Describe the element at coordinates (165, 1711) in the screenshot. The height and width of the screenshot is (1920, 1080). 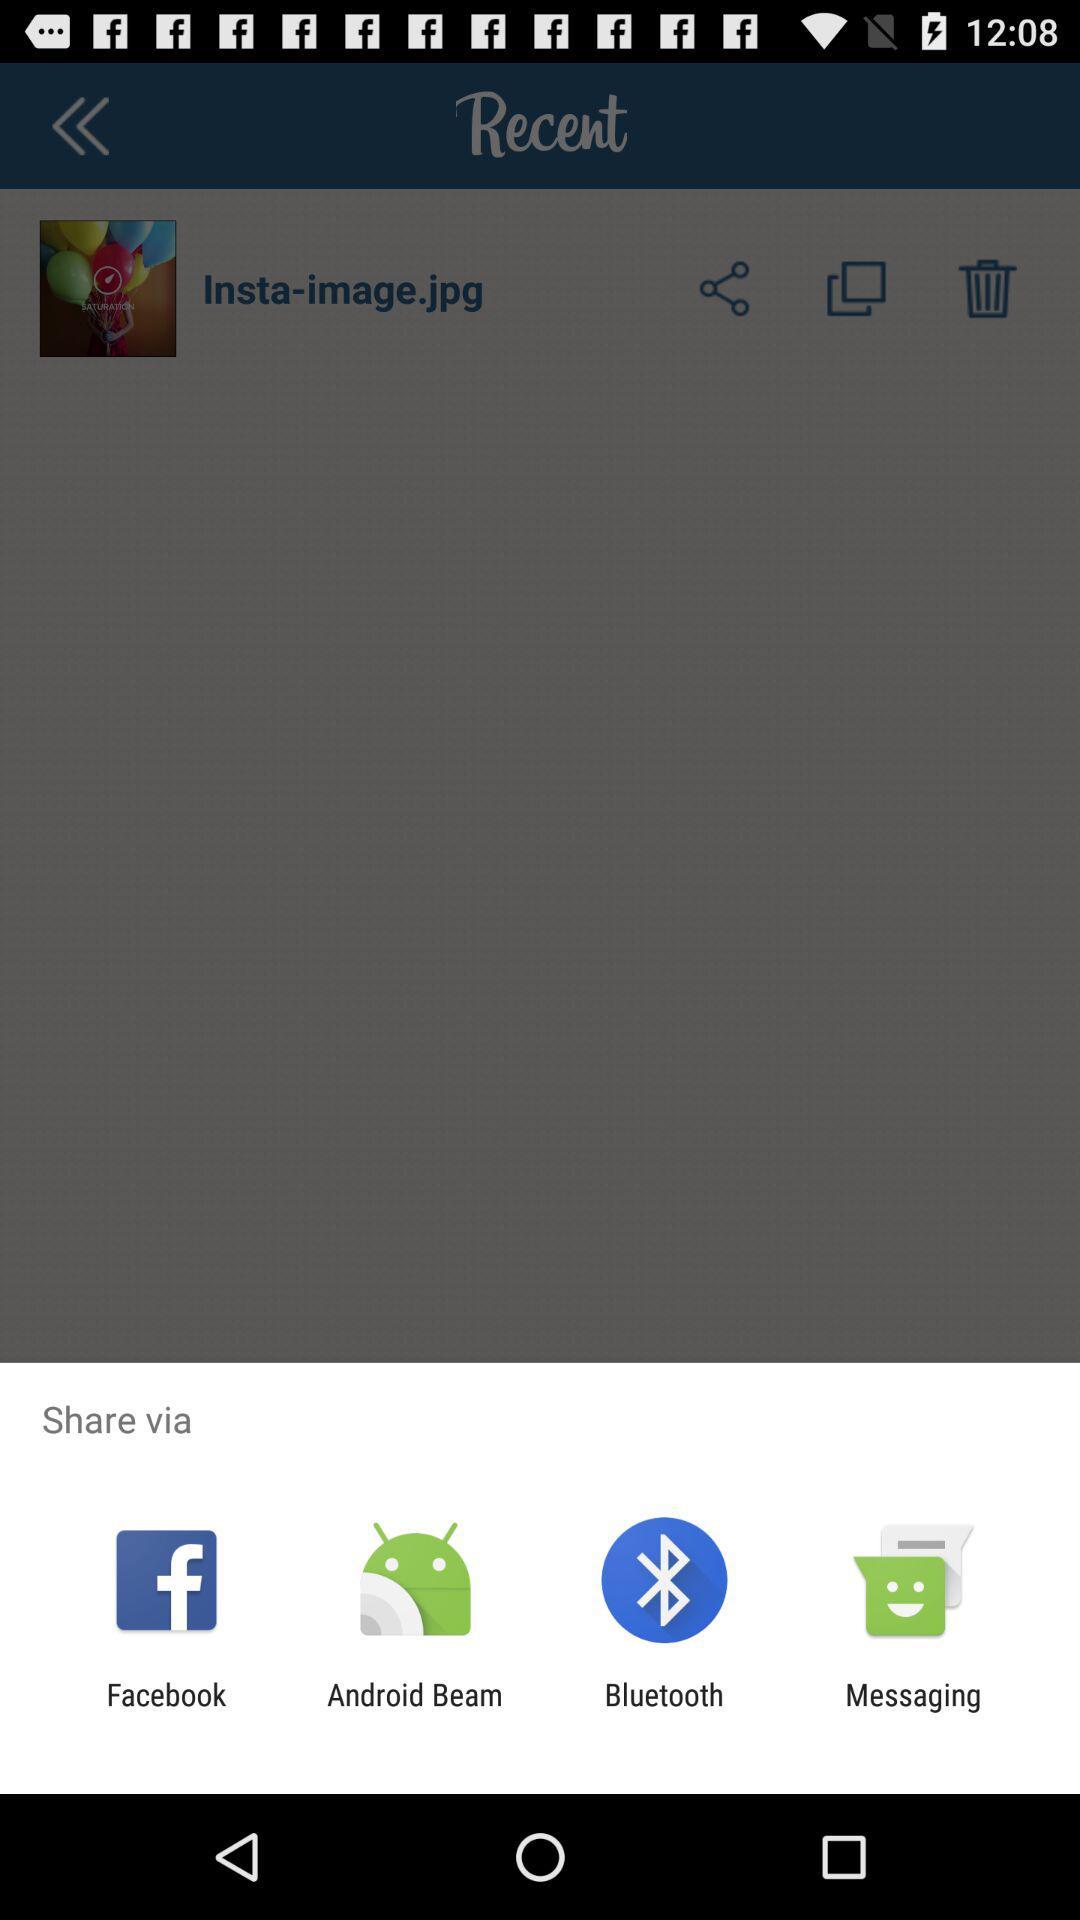
I see `the facebook app` at that location.